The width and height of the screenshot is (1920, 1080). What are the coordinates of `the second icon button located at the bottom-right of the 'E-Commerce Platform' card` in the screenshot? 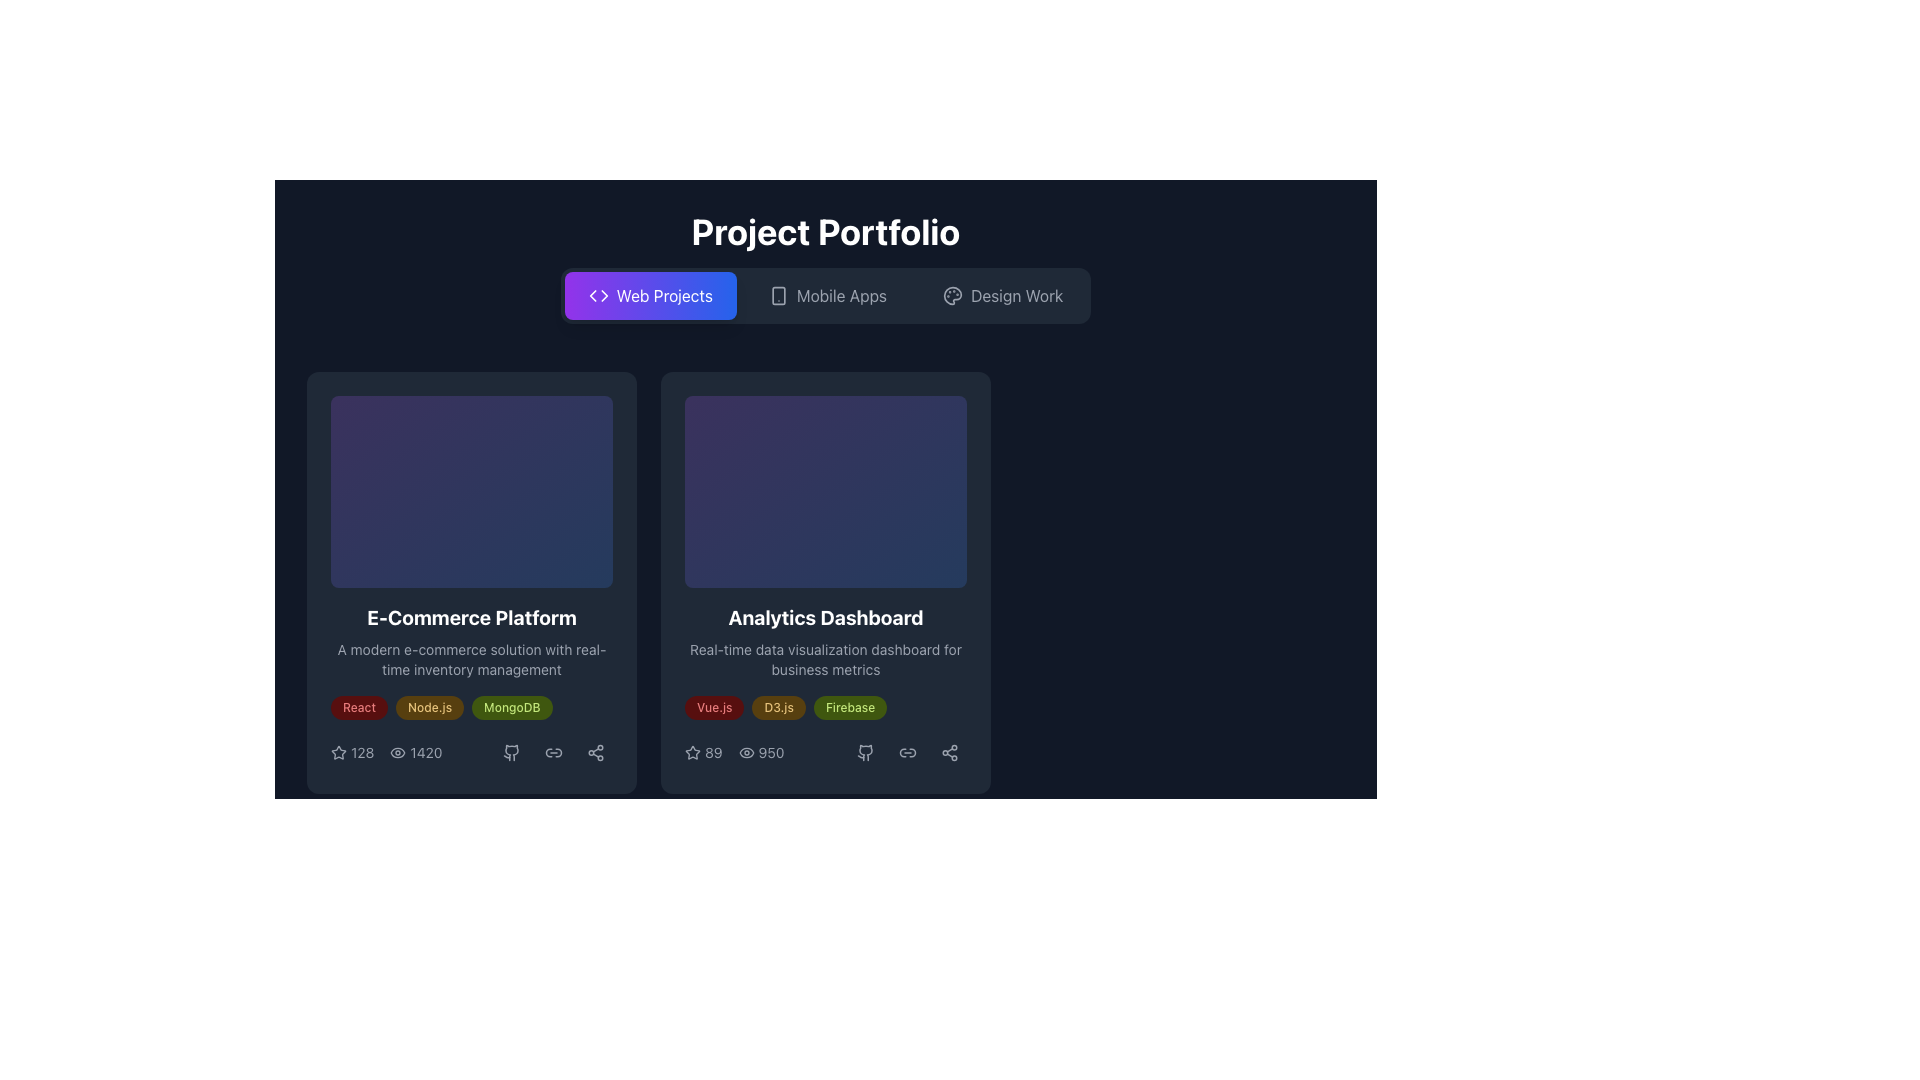 It's located at (553, 752).